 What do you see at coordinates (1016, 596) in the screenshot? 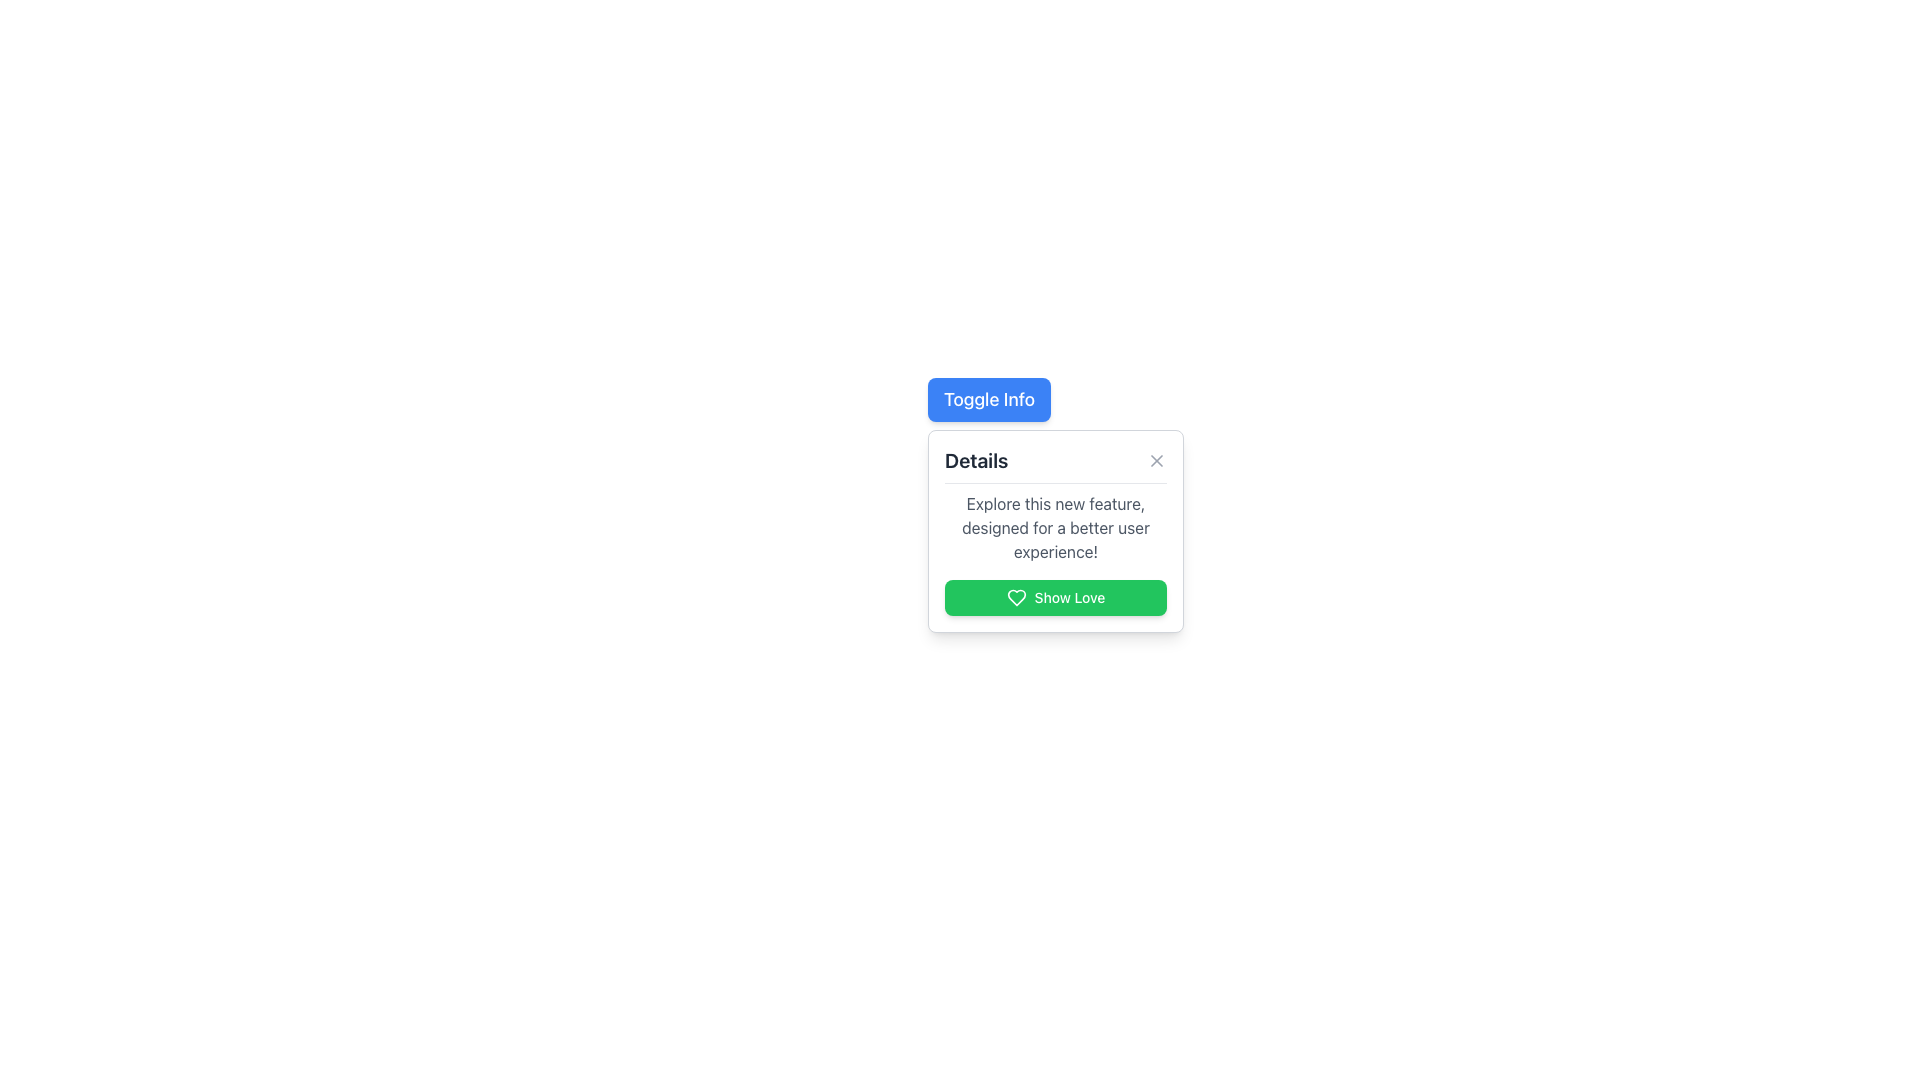
I see `the heart-shaped SVG icon located within the green 'Show Love' button` at bounding box center [1016, 596].